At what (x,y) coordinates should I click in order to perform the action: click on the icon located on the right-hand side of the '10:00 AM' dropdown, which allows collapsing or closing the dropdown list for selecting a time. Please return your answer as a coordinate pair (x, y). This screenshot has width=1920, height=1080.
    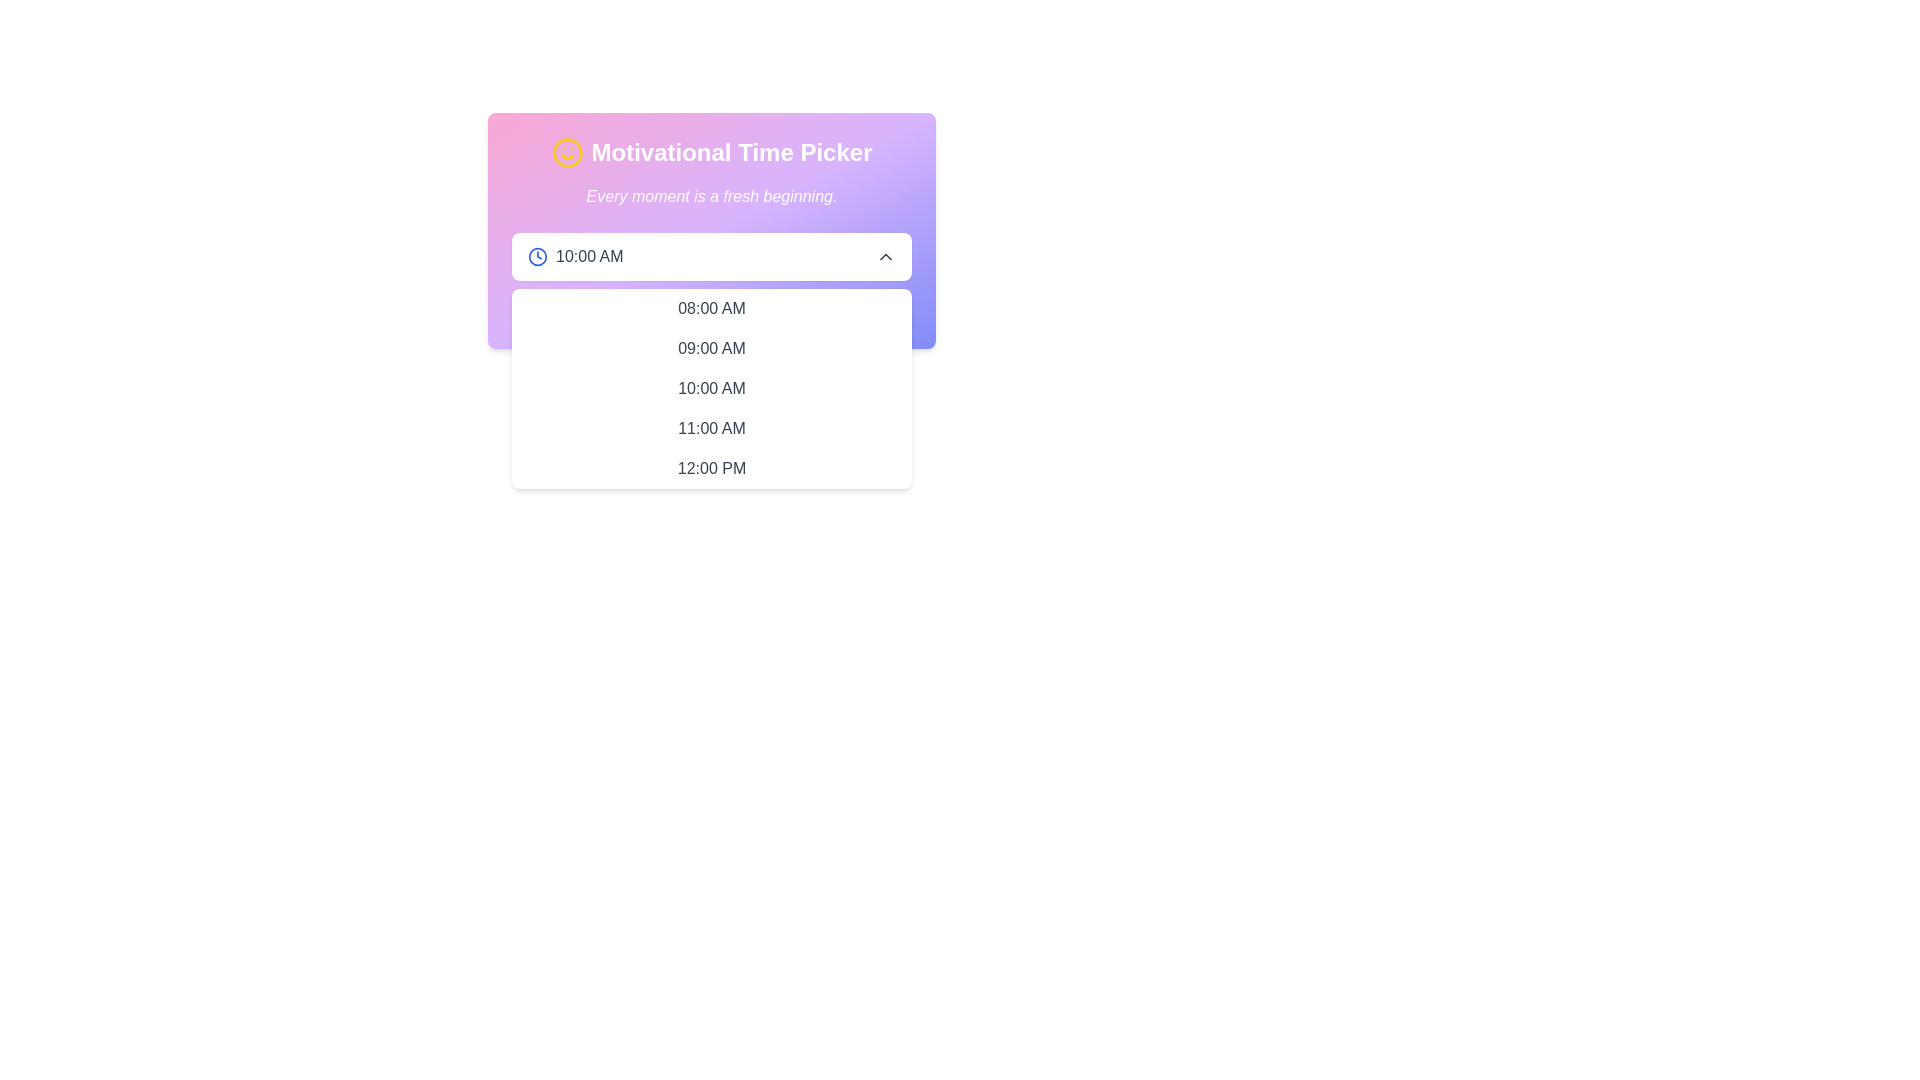
    Looking at the image, I should click on (885, 256).